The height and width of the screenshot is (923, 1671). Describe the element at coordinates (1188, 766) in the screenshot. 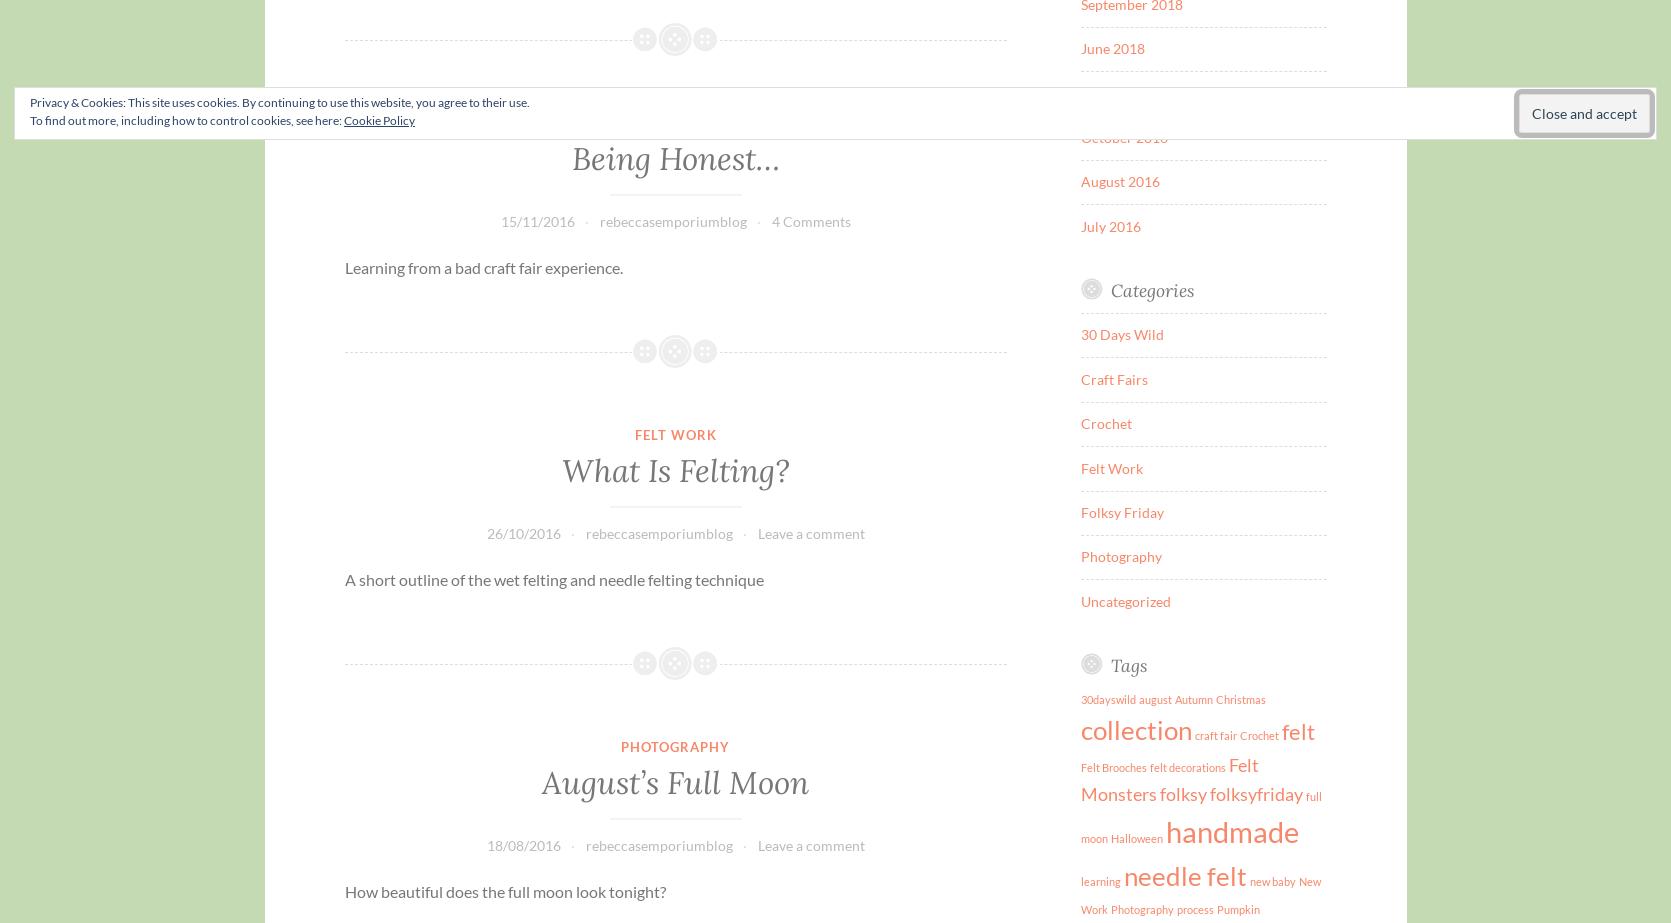

I see `'felt decorations'` at that location.